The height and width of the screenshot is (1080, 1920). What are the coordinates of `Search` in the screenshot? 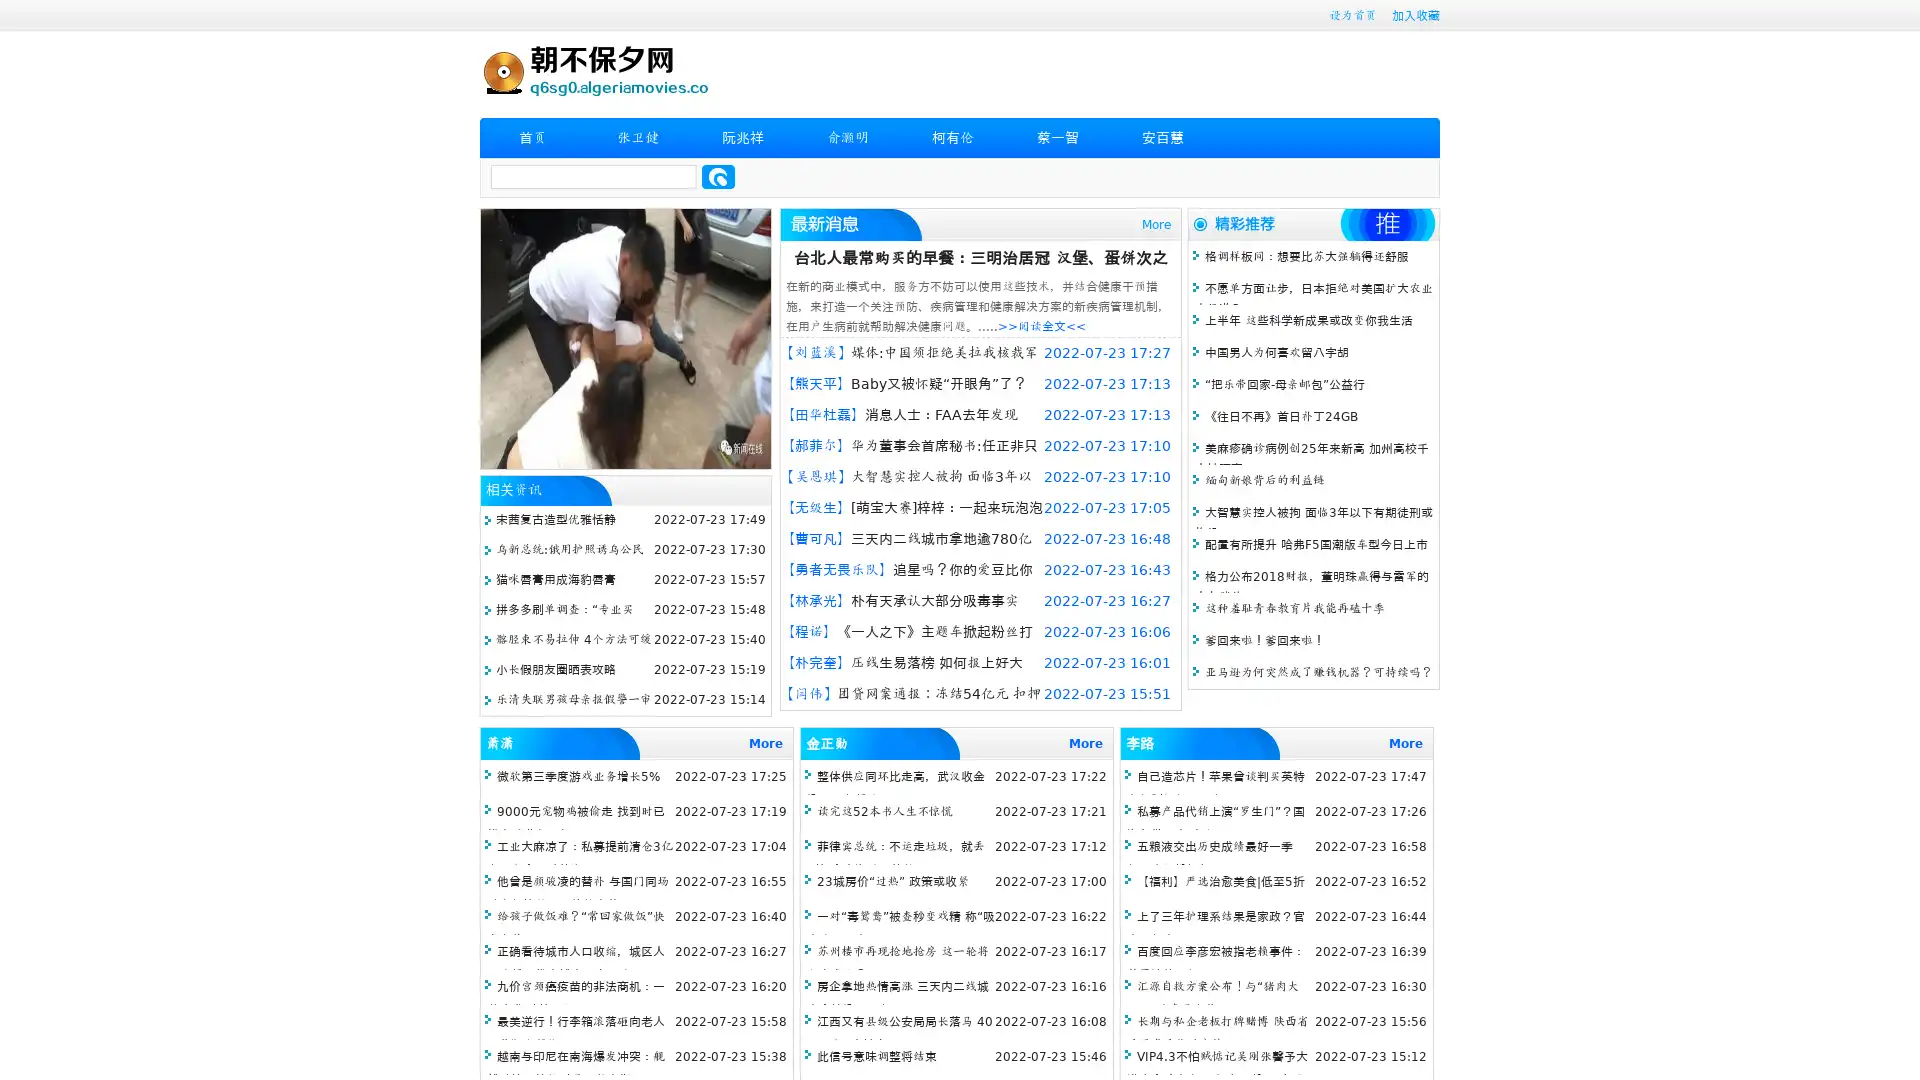 It's located at (718, 176).